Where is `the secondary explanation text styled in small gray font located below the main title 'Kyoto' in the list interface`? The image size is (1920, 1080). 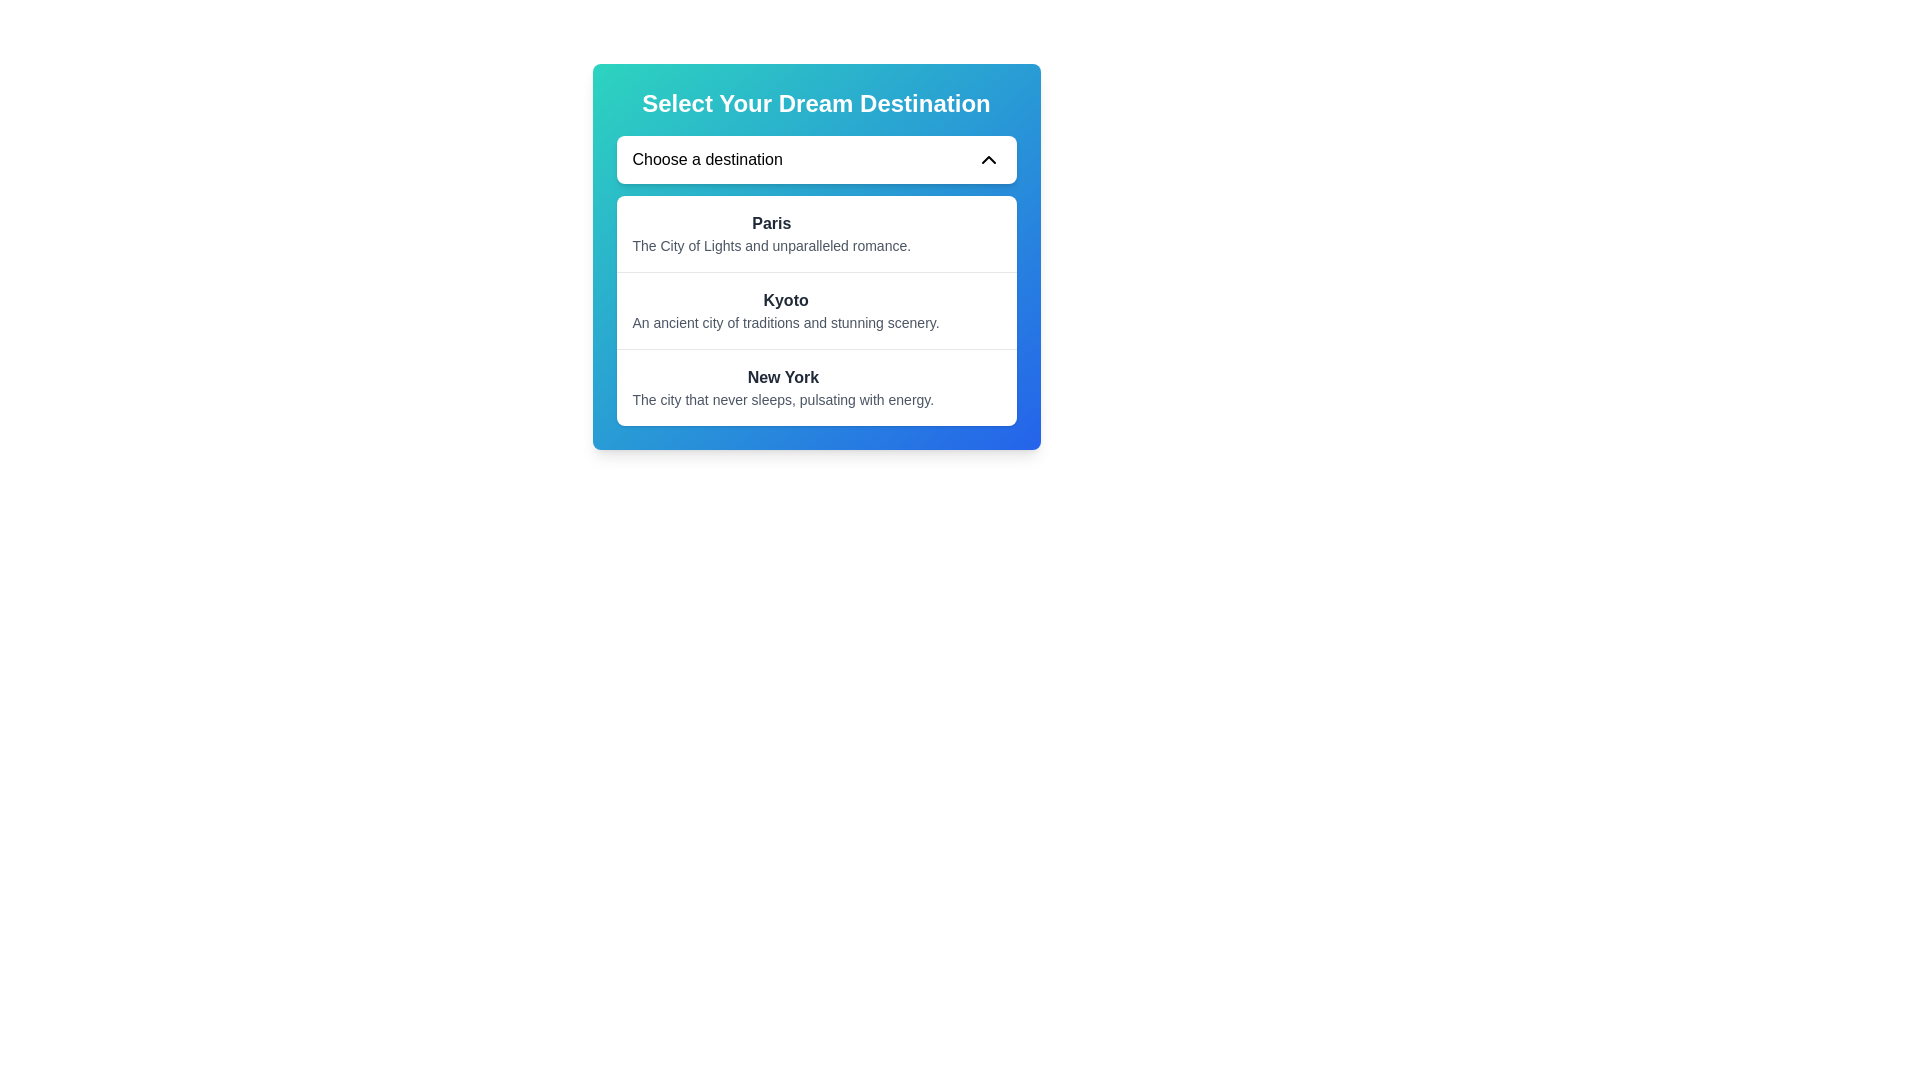 the secondary explanation text styled in small gray font located below the main title 'Kyoto' in the list interface is located at coordinates (785, 322).